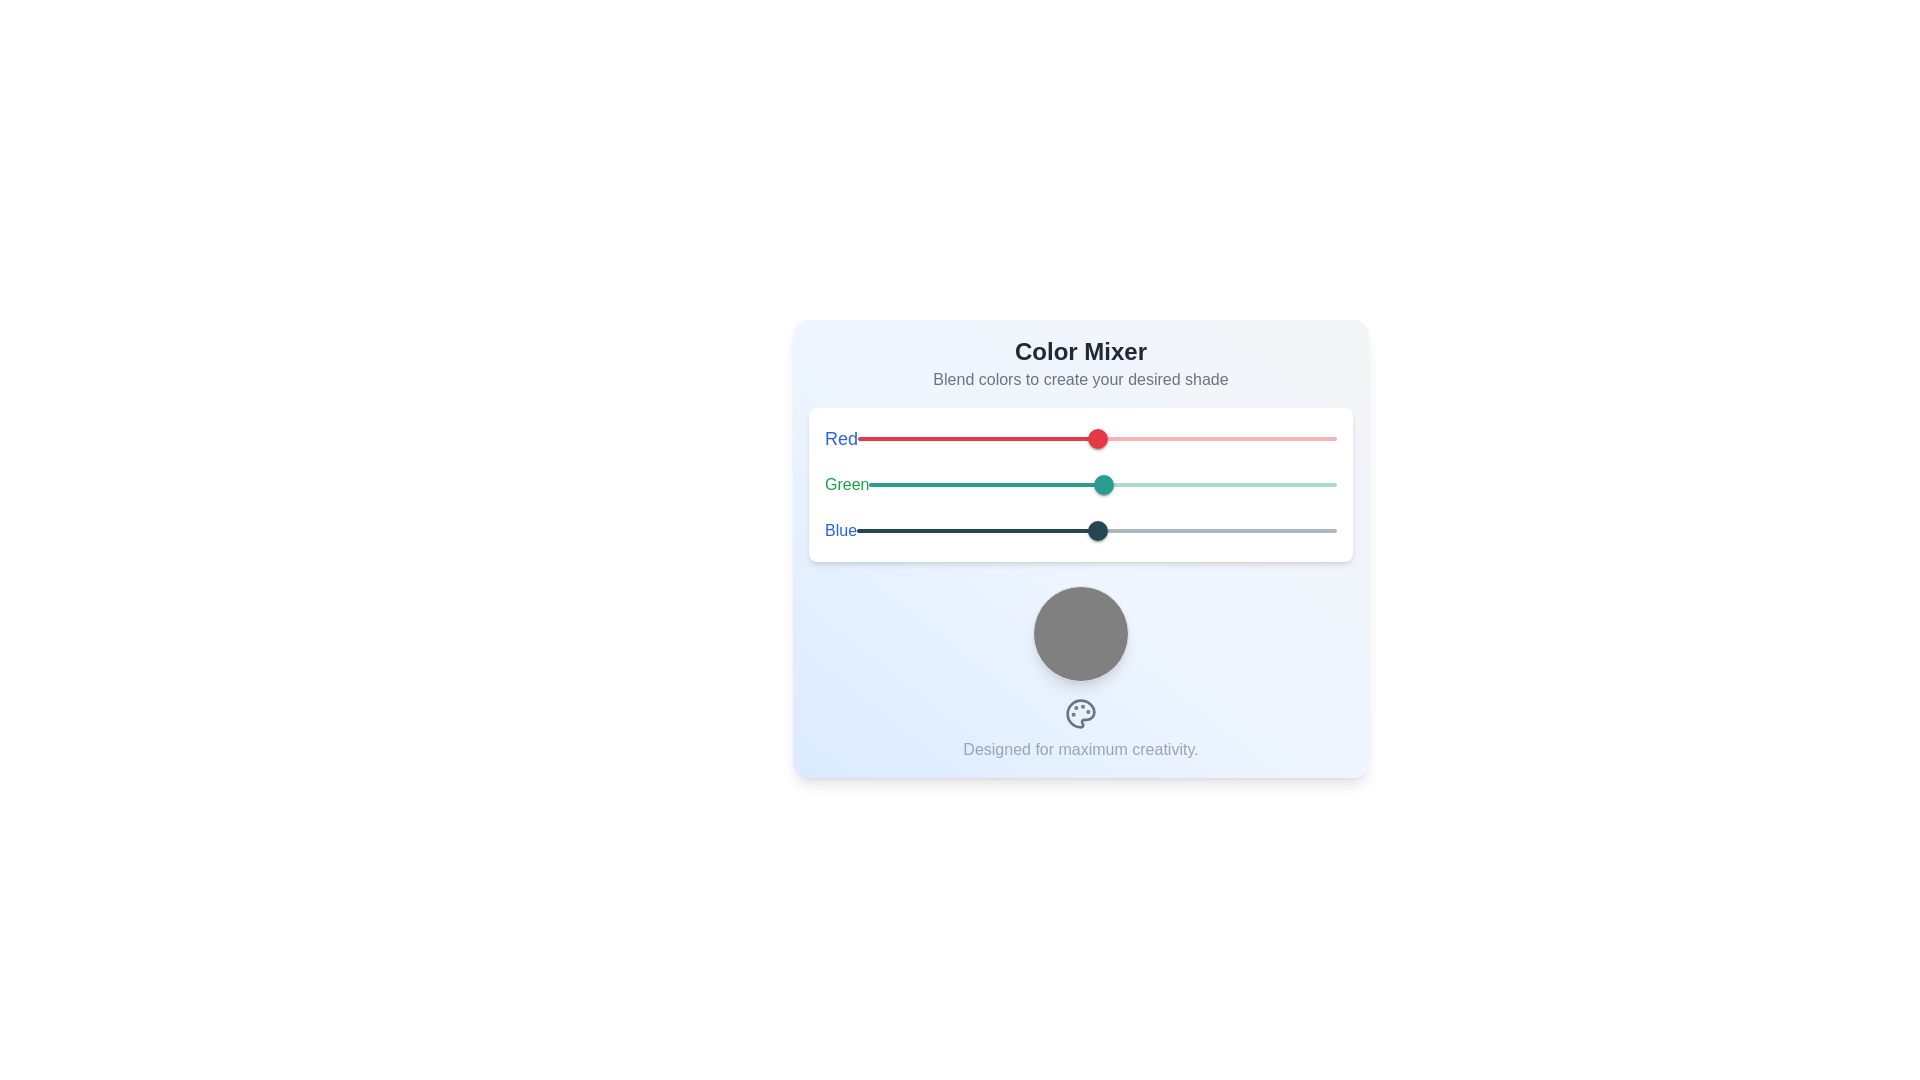  Describe the element at coordinates (1128, 438) in the screenshot. I see `the red value` at that location.